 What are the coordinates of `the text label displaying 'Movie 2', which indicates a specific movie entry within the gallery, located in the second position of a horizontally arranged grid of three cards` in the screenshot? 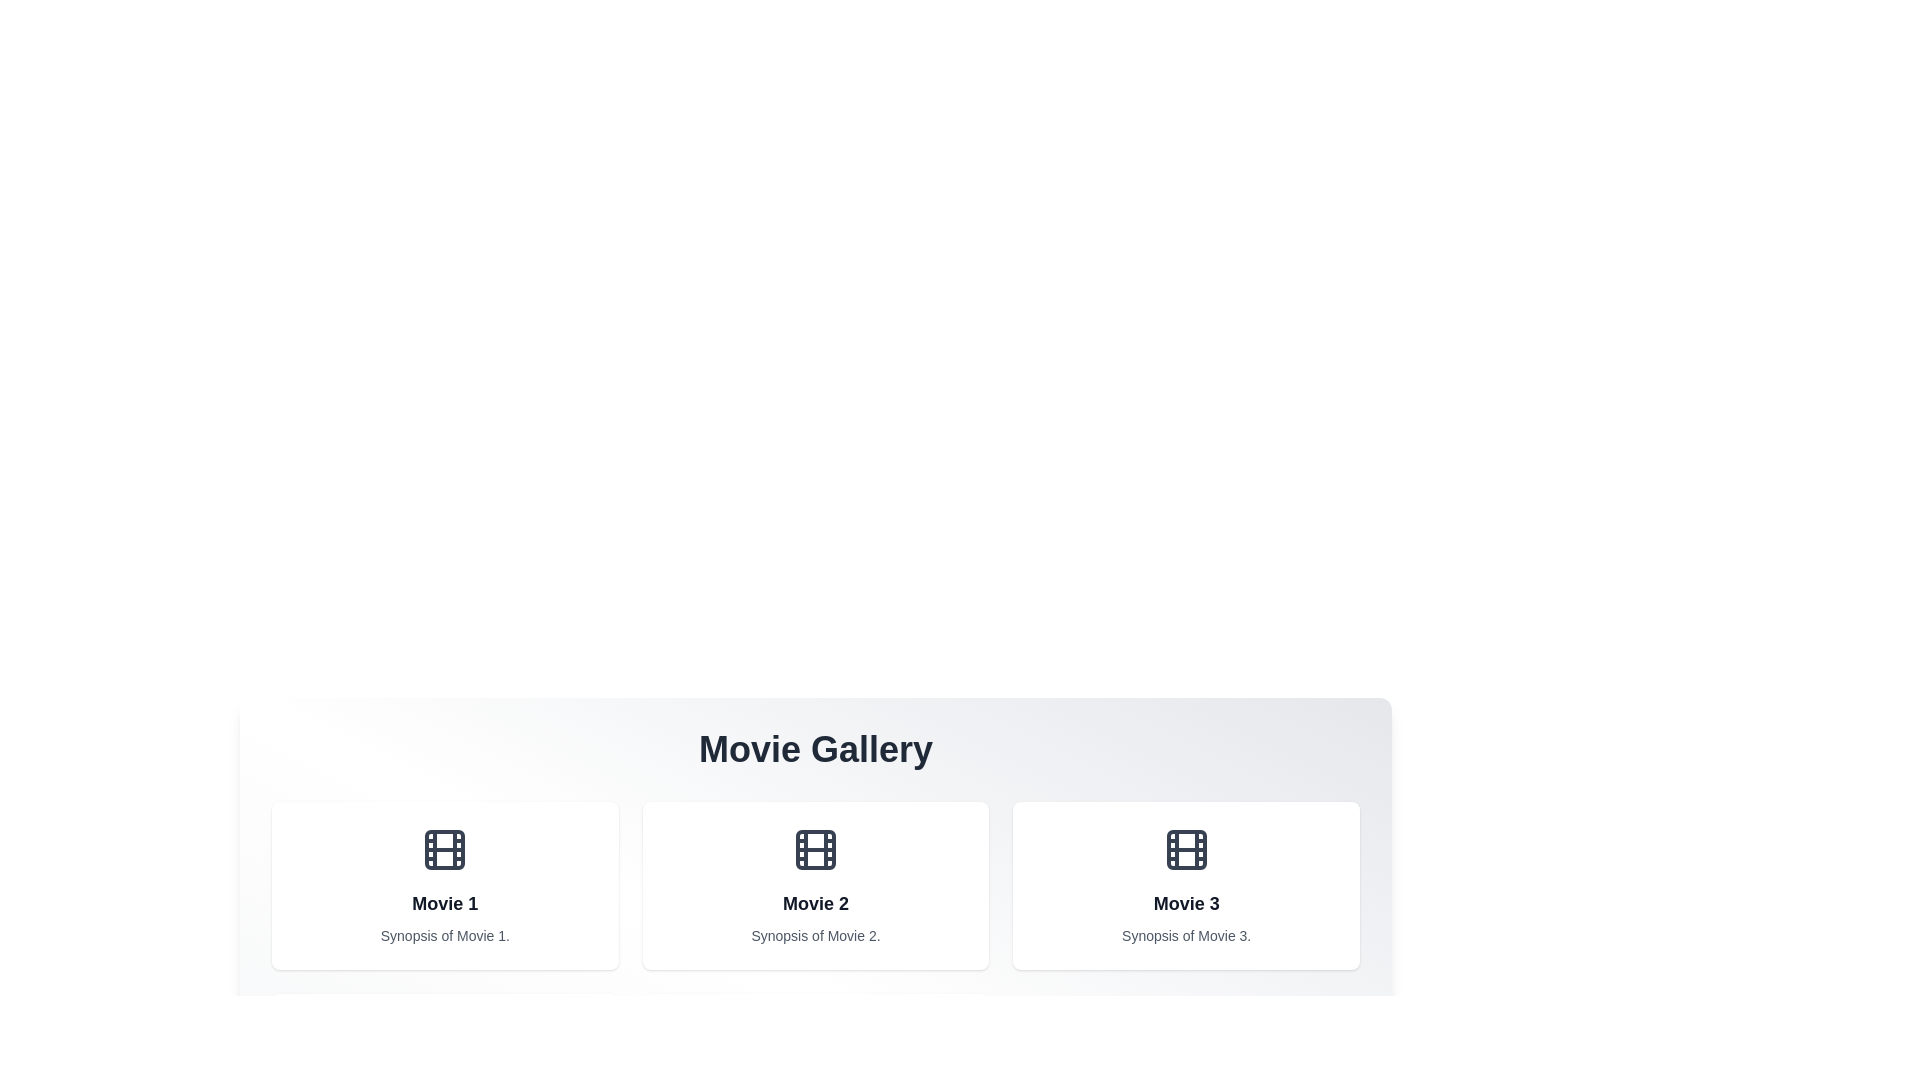 It's located at (816, 903).